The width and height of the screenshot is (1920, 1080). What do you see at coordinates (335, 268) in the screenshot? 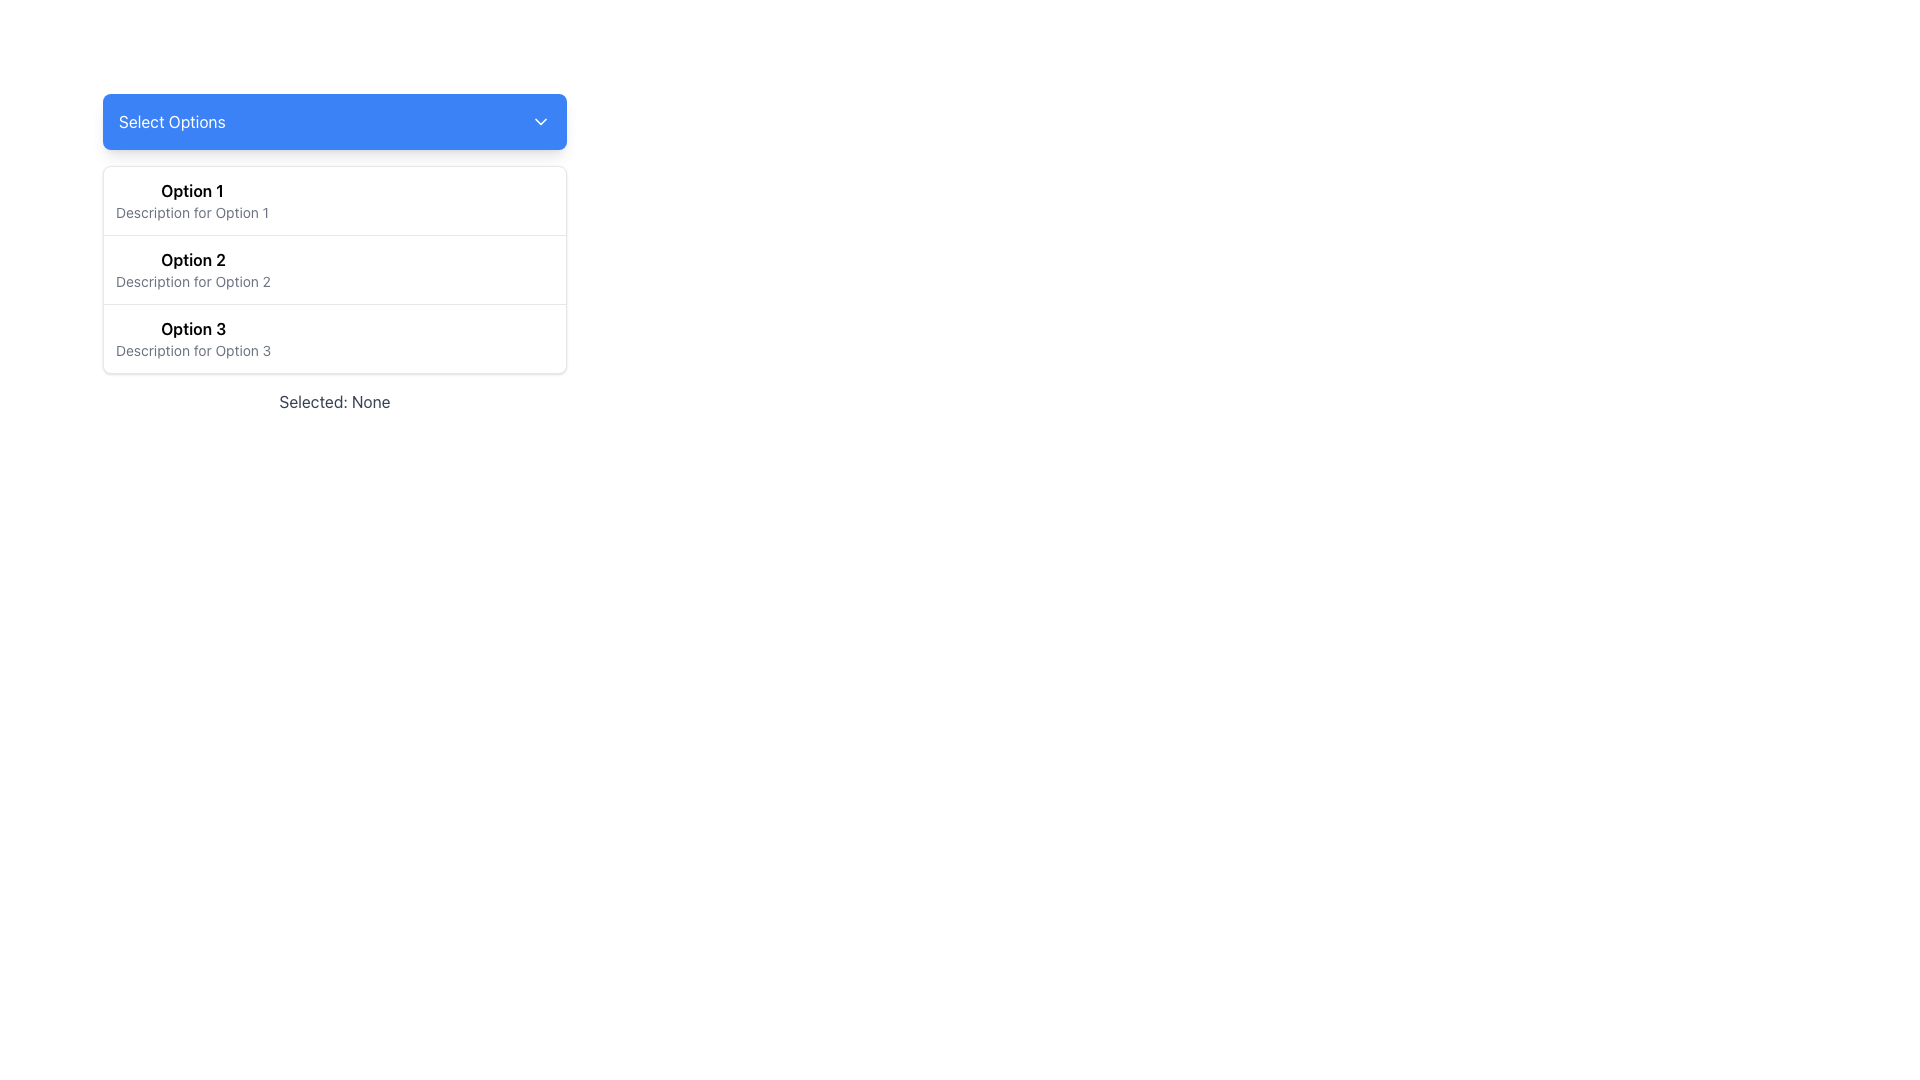
I see `the second item labeled 'Option 2' in the dropdown menu` at bounding box center [335, 268].